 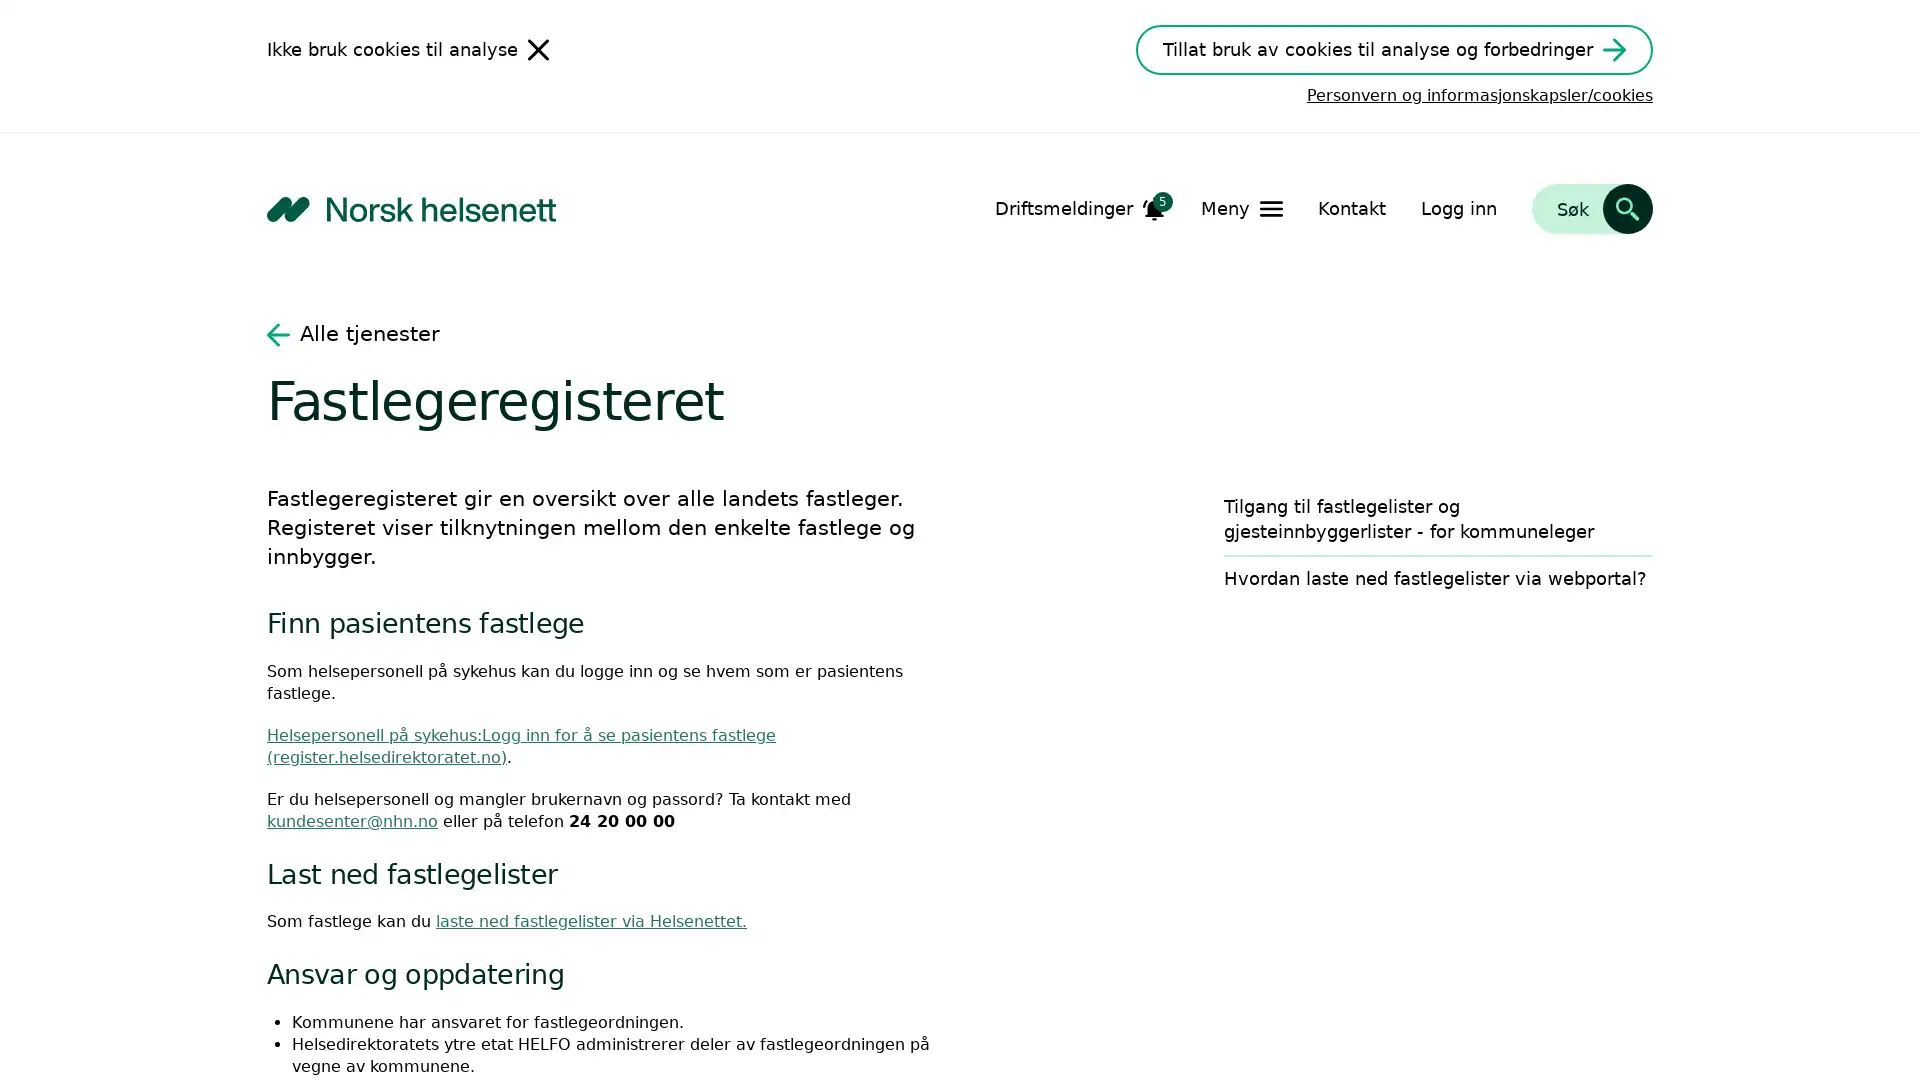 What do you see at coordinates (1241, 208) in the screenshot?
I see `Apne Meny` at bounding box center [1241, 208].